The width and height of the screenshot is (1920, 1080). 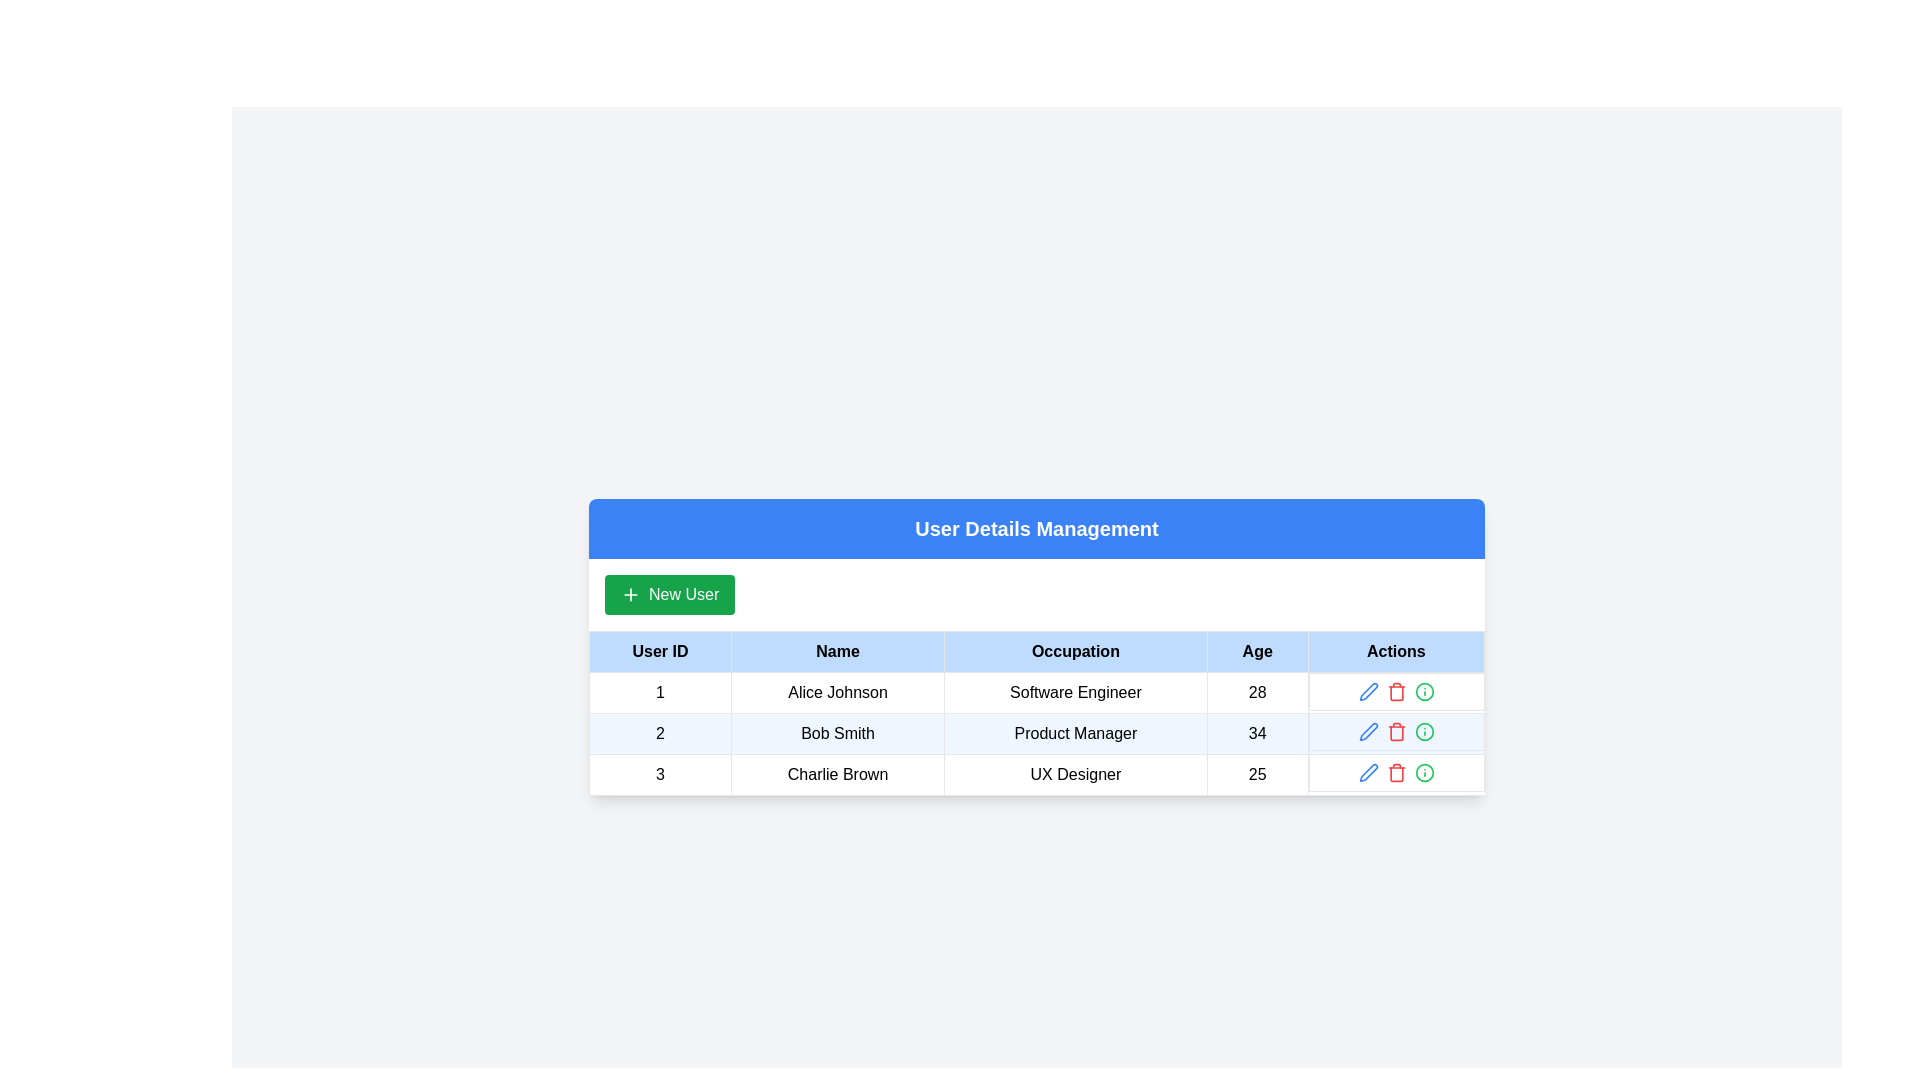 I want to click on the delete button icon located in the fifth column of the row corresponding to user 'Bob Smith', so click(x=1395, y=732).